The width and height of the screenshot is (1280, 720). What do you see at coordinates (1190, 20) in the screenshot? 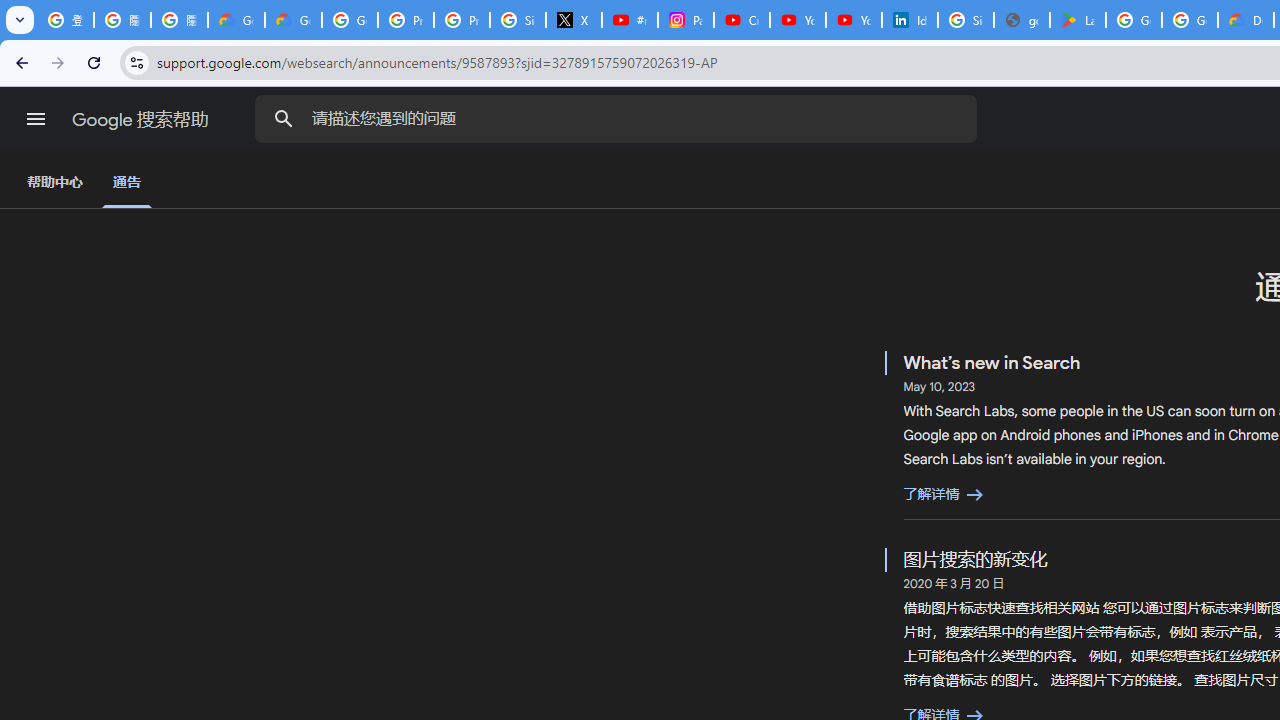
I see `'Google Workspace - Specific Terms'` at bounding box center [1190, 20].